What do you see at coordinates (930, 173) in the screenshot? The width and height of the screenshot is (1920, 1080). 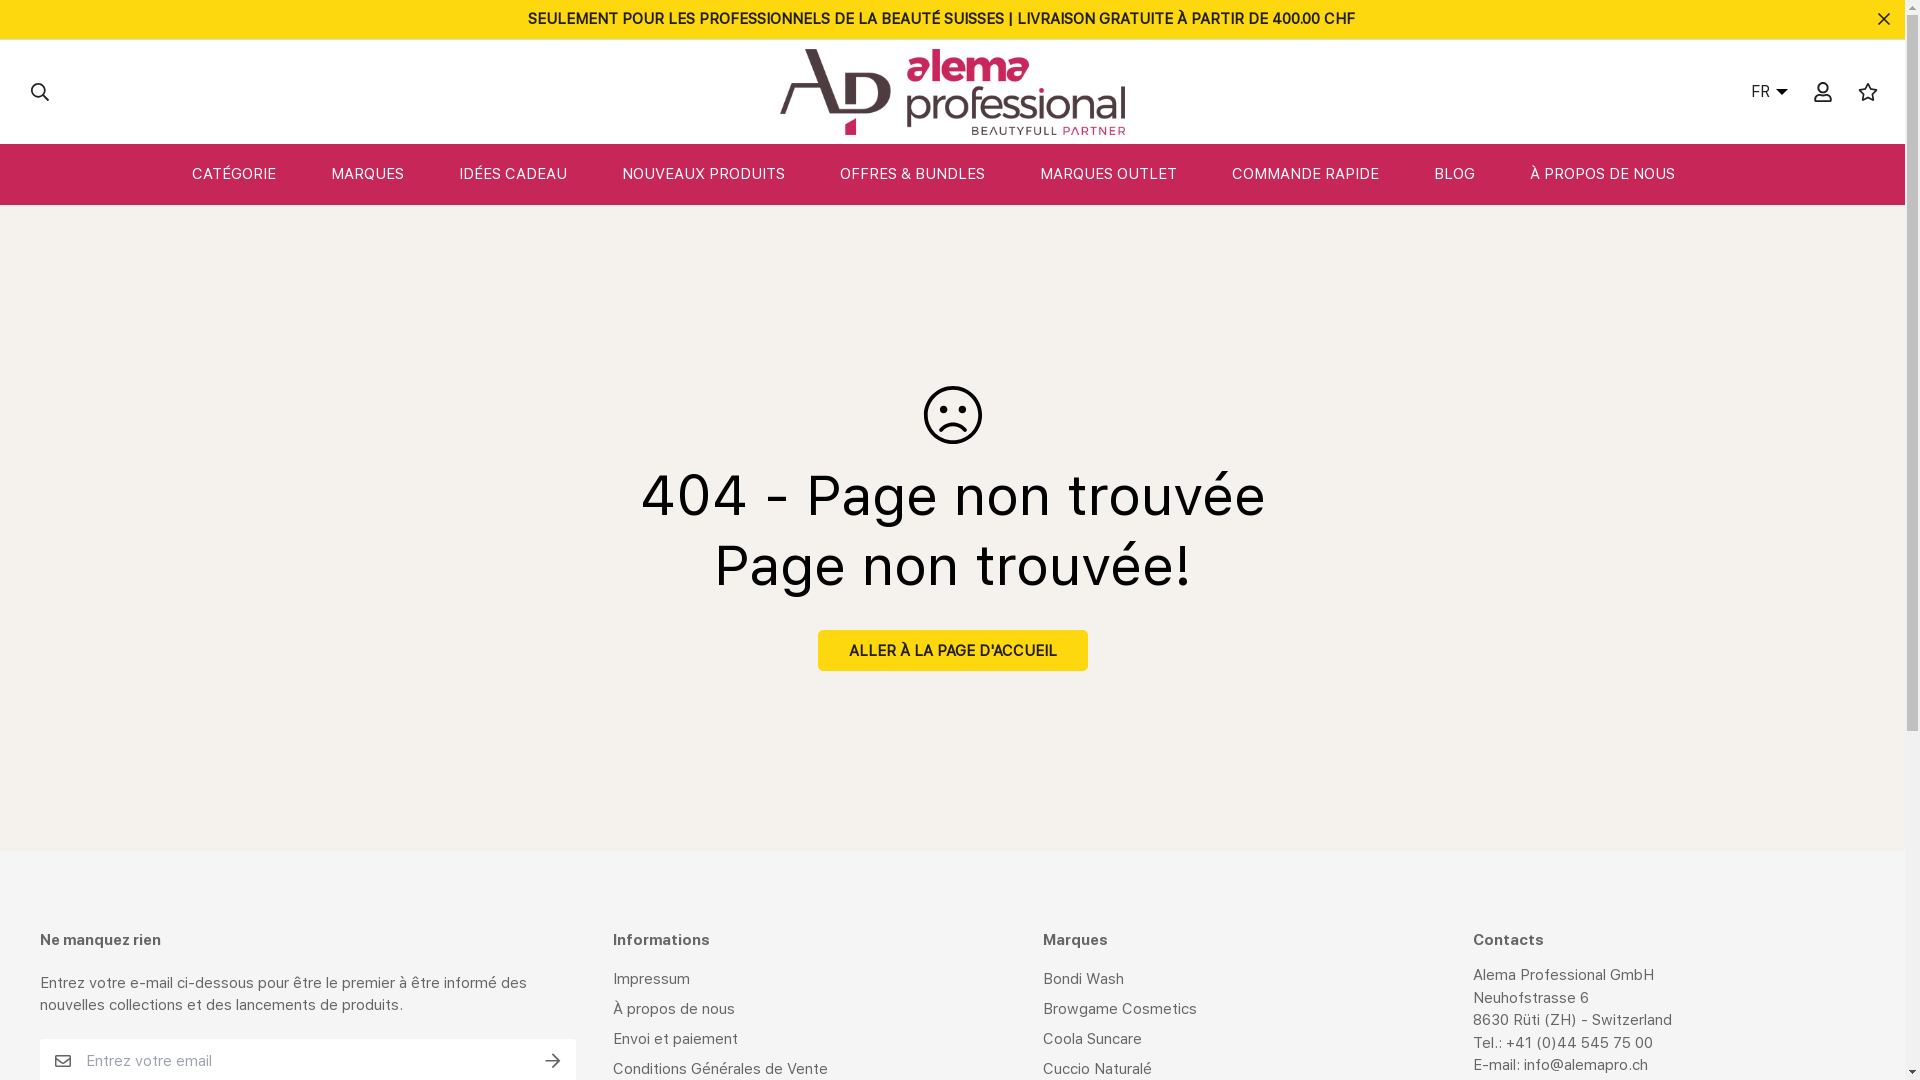 I see `'OFFRES & BUNDLES'` at bounding box center [930, 173].